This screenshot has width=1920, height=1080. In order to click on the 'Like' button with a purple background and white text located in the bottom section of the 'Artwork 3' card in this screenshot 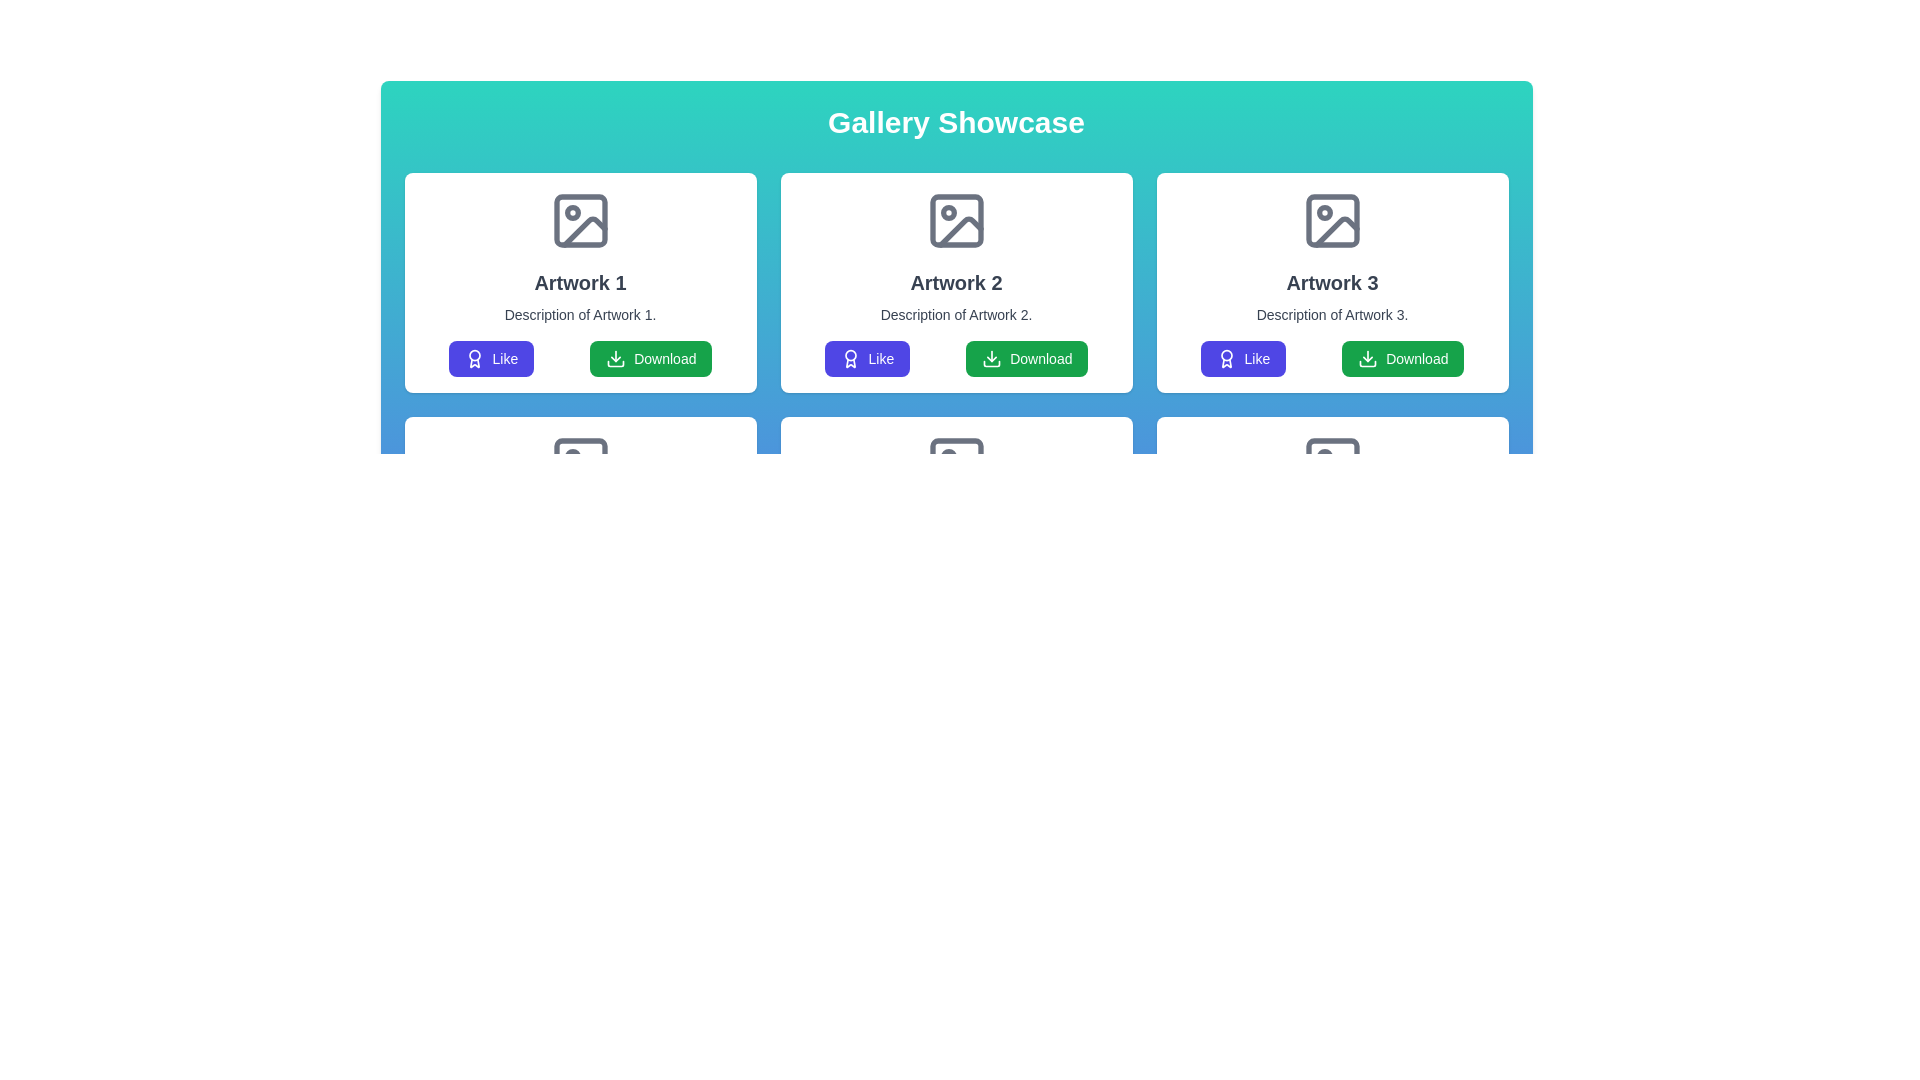, I will do `click(1242, 357)`.